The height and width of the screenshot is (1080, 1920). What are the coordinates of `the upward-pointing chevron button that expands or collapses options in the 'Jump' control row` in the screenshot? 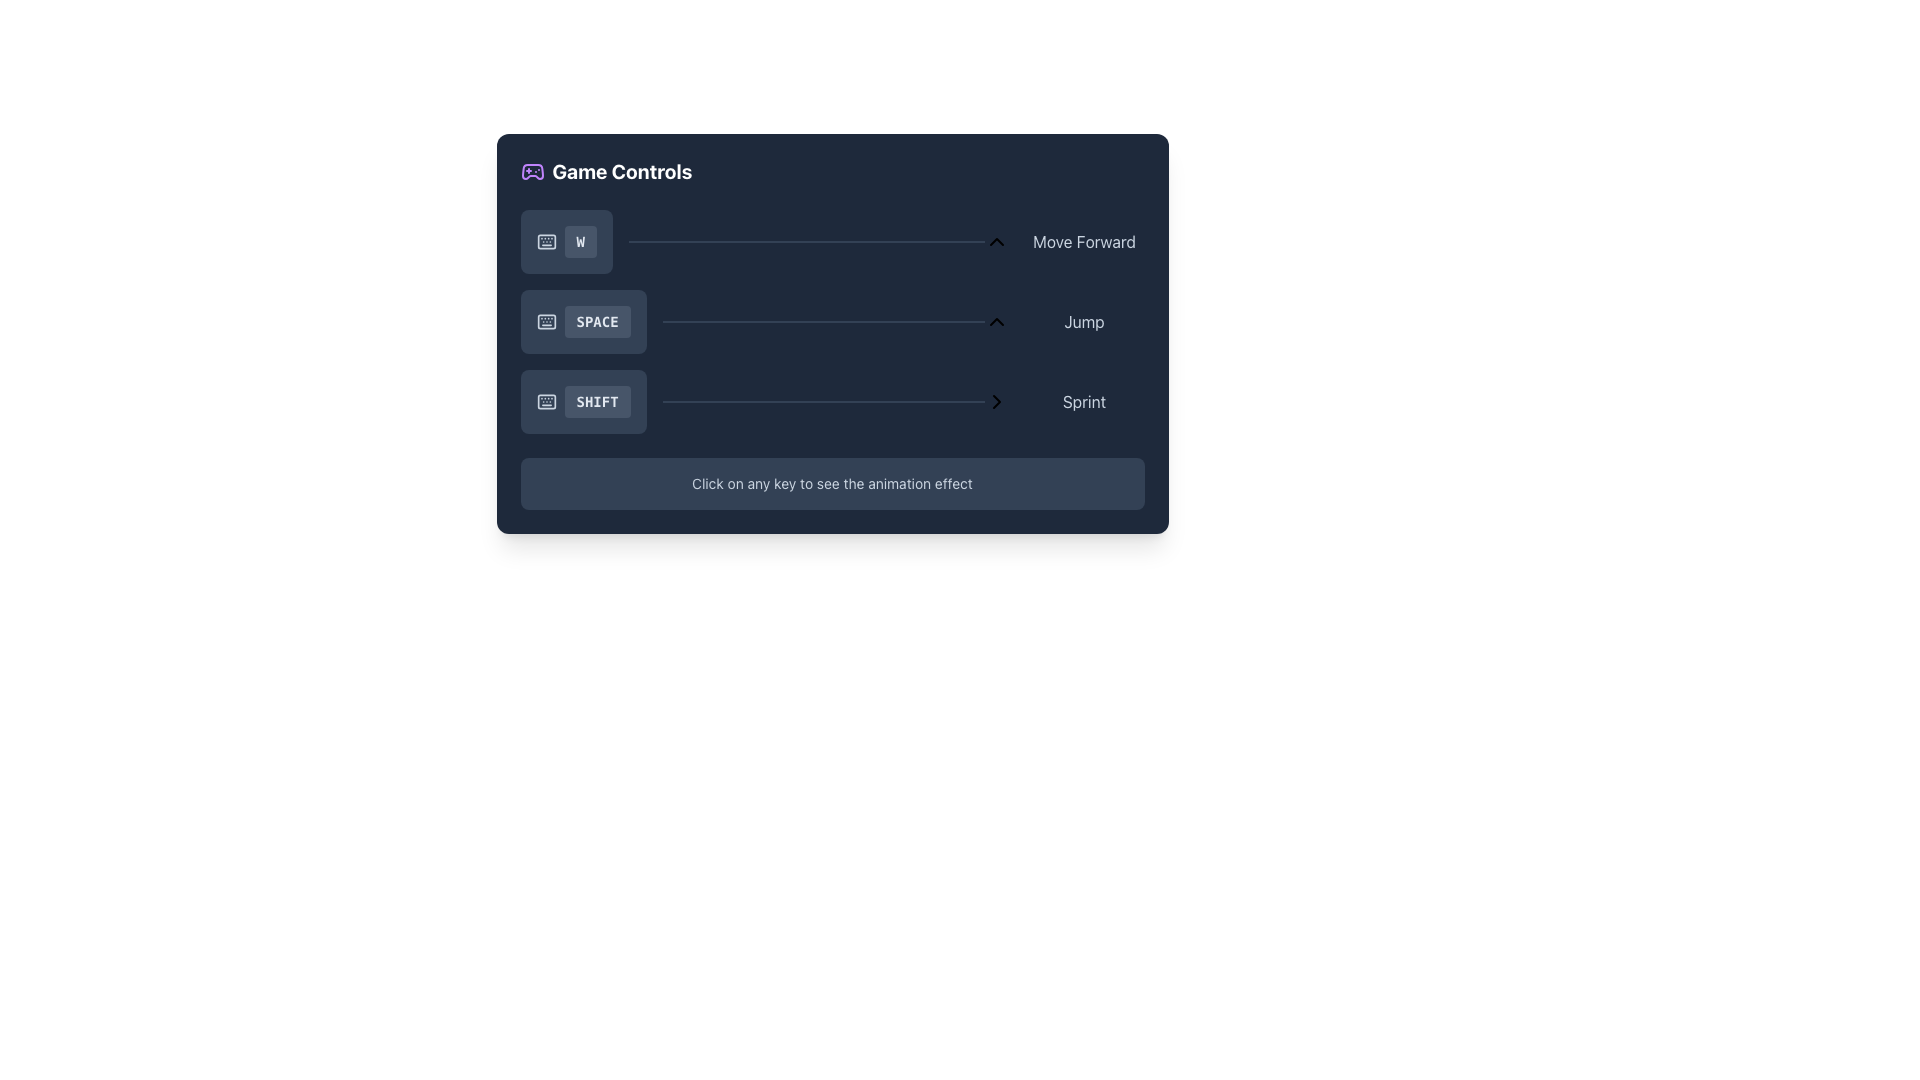 It's located at (996, 320).